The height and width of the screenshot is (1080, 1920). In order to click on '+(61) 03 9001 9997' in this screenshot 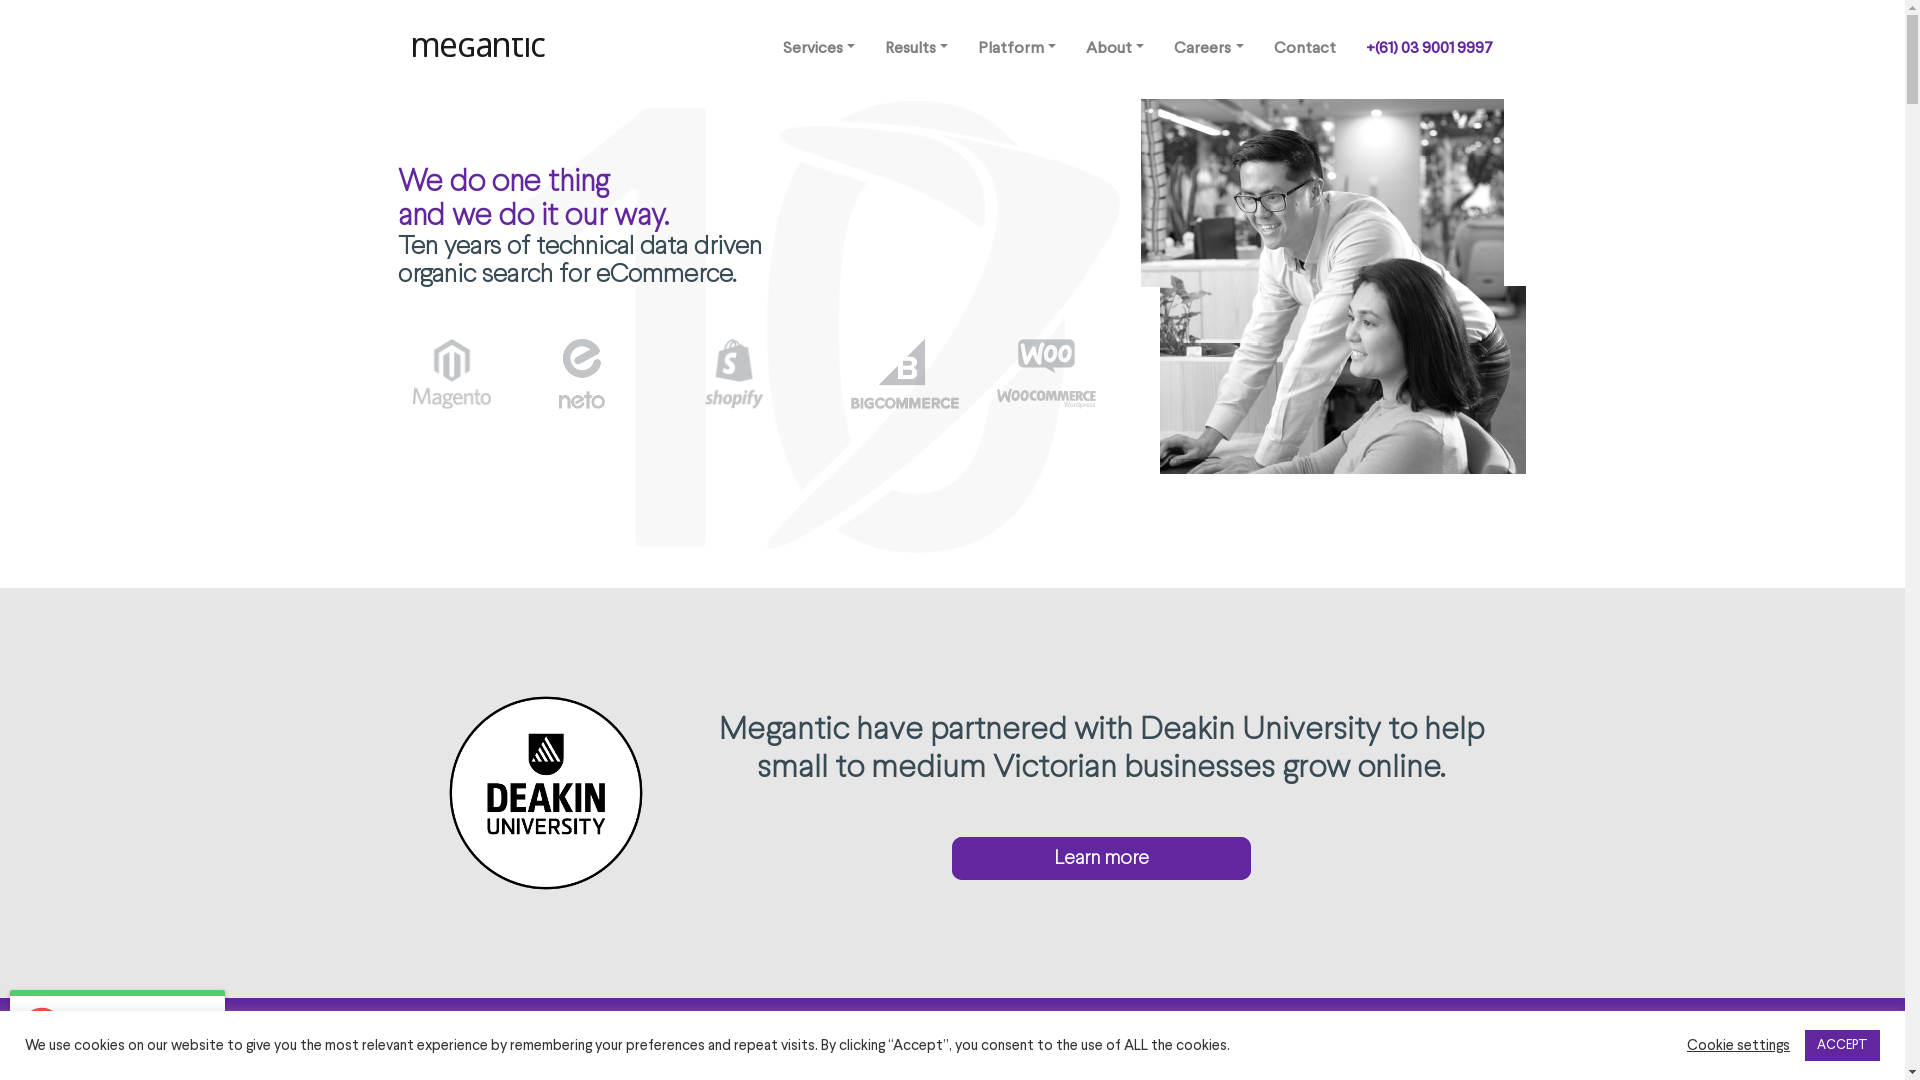, I will do `click(1427, 48)`.